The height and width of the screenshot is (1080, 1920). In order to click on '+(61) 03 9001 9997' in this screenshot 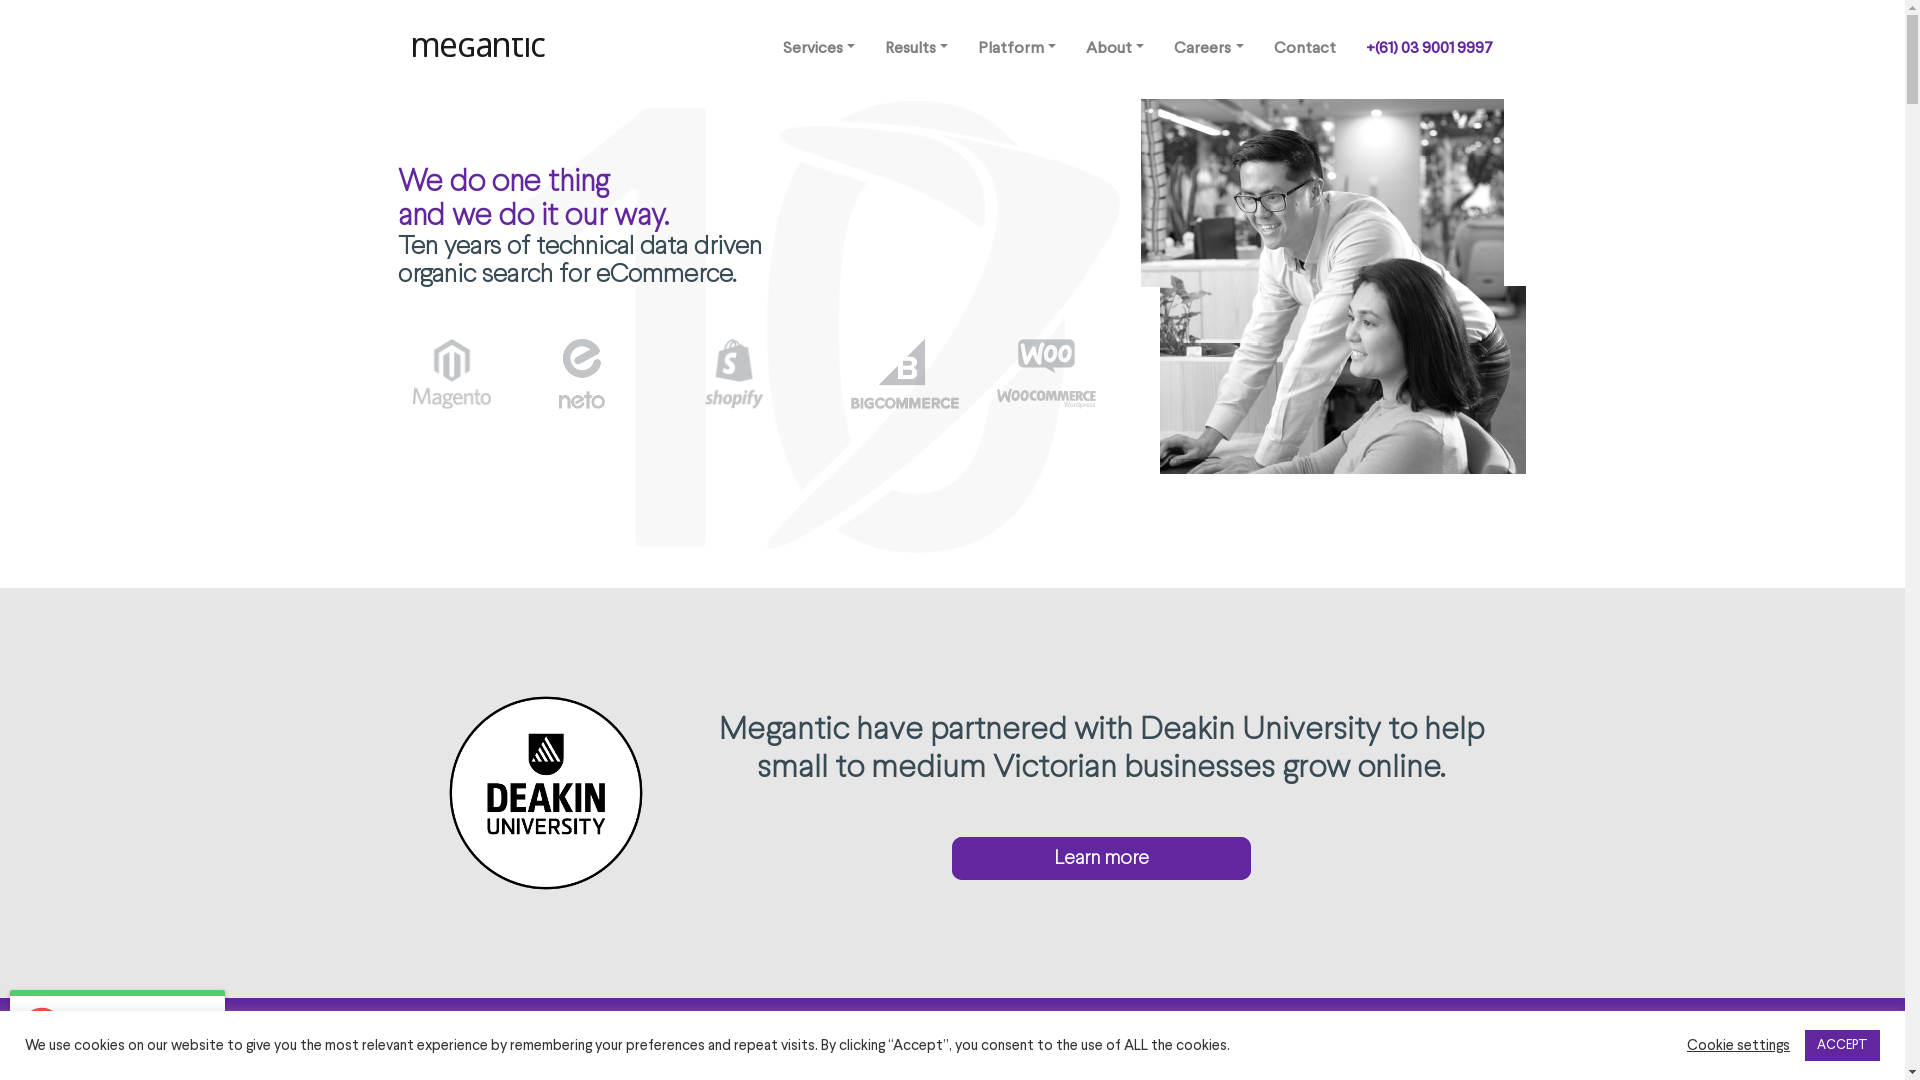, I will do `click(1427, 48)`.